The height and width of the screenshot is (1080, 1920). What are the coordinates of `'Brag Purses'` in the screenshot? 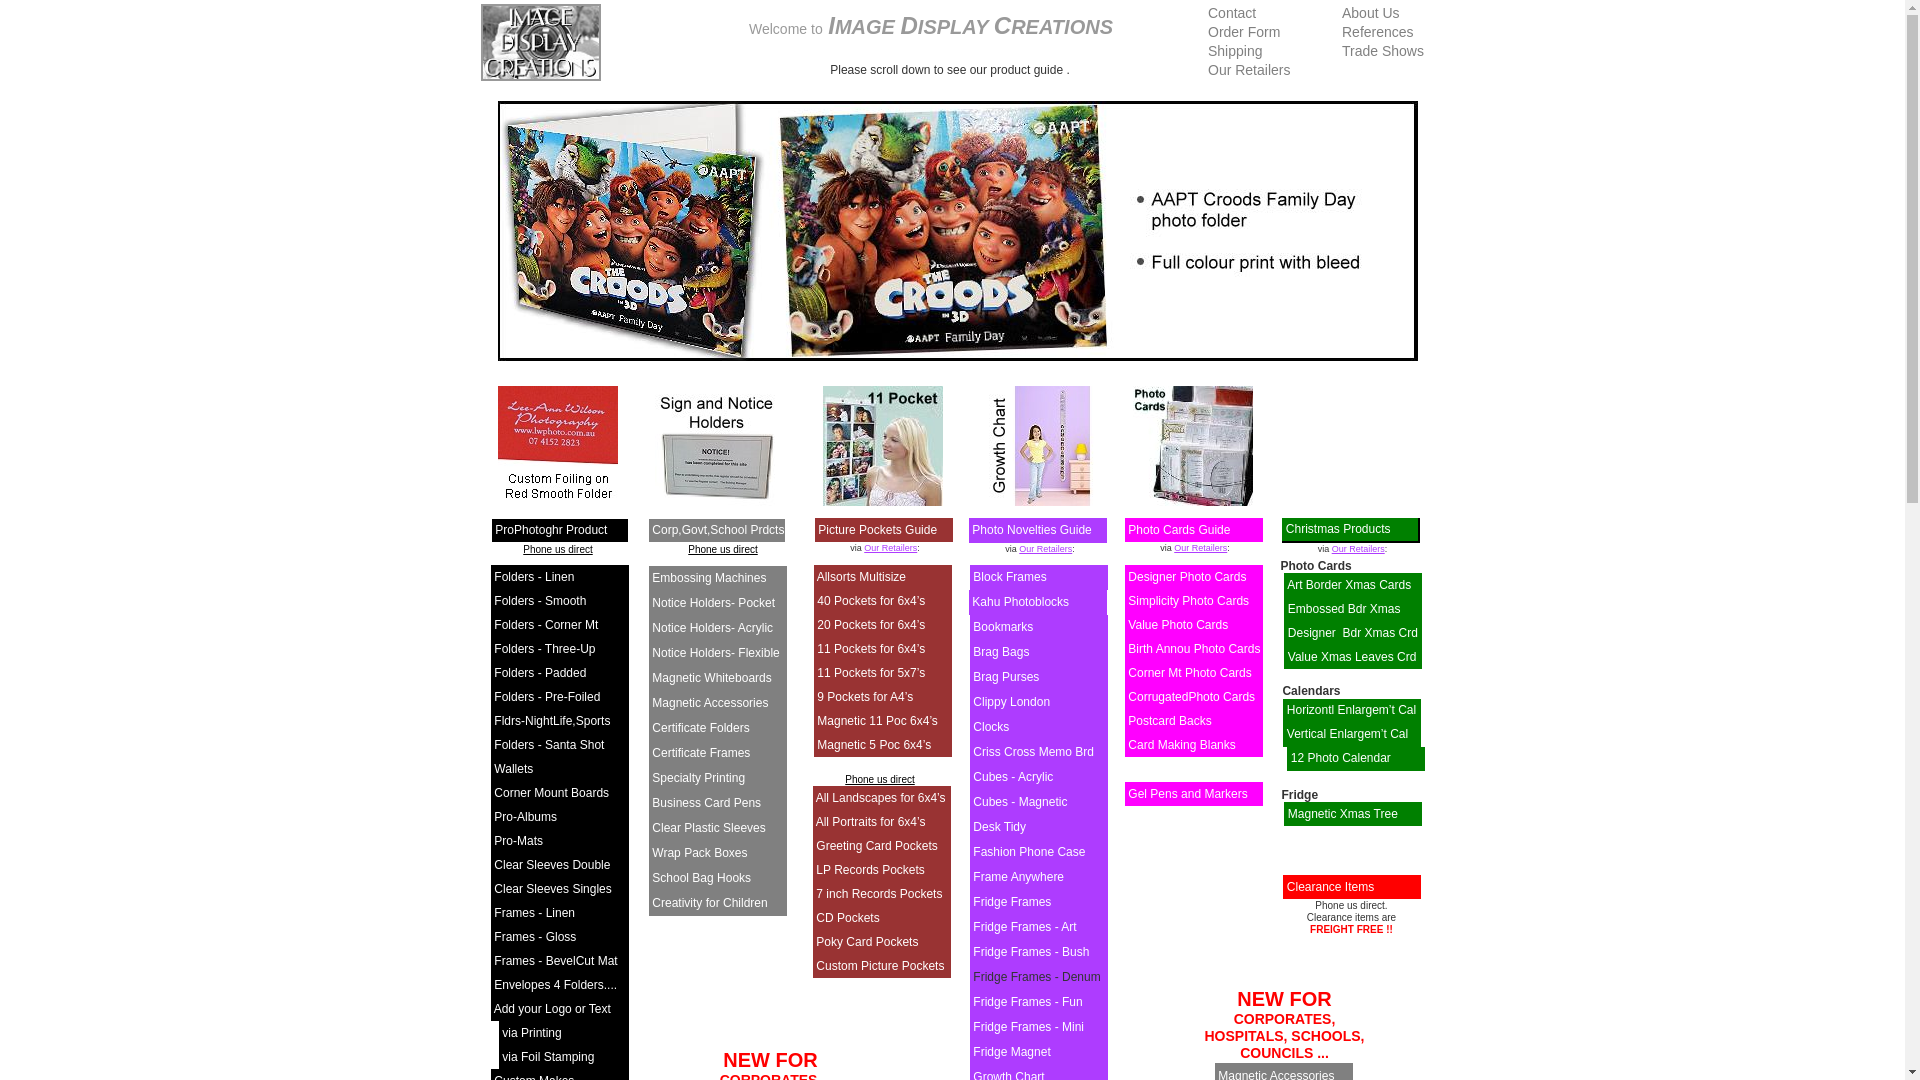 It's located at (1006, 676).